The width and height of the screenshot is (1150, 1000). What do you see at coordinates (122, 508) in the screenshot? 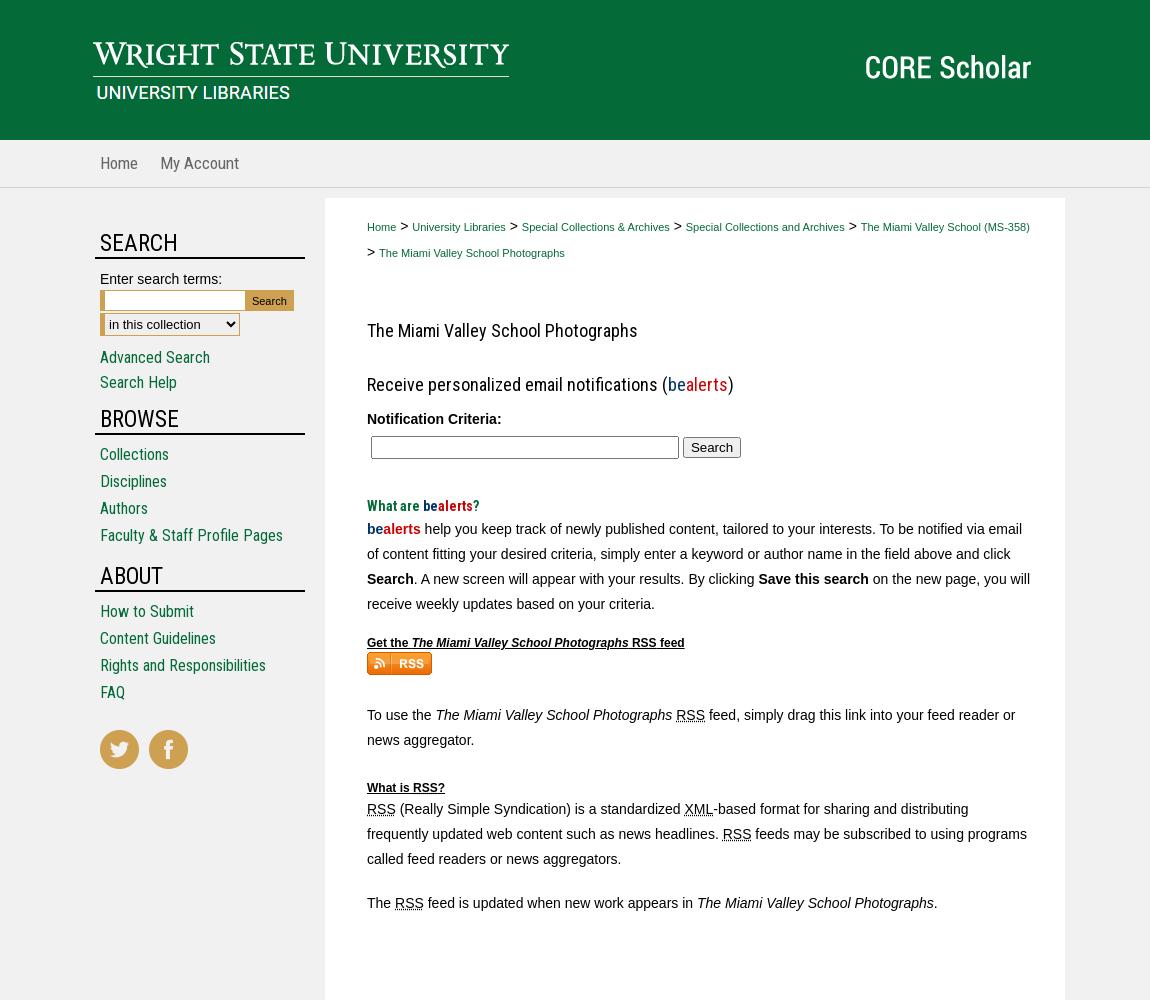
I see `'Authors'` at bounding box center [122, 508].